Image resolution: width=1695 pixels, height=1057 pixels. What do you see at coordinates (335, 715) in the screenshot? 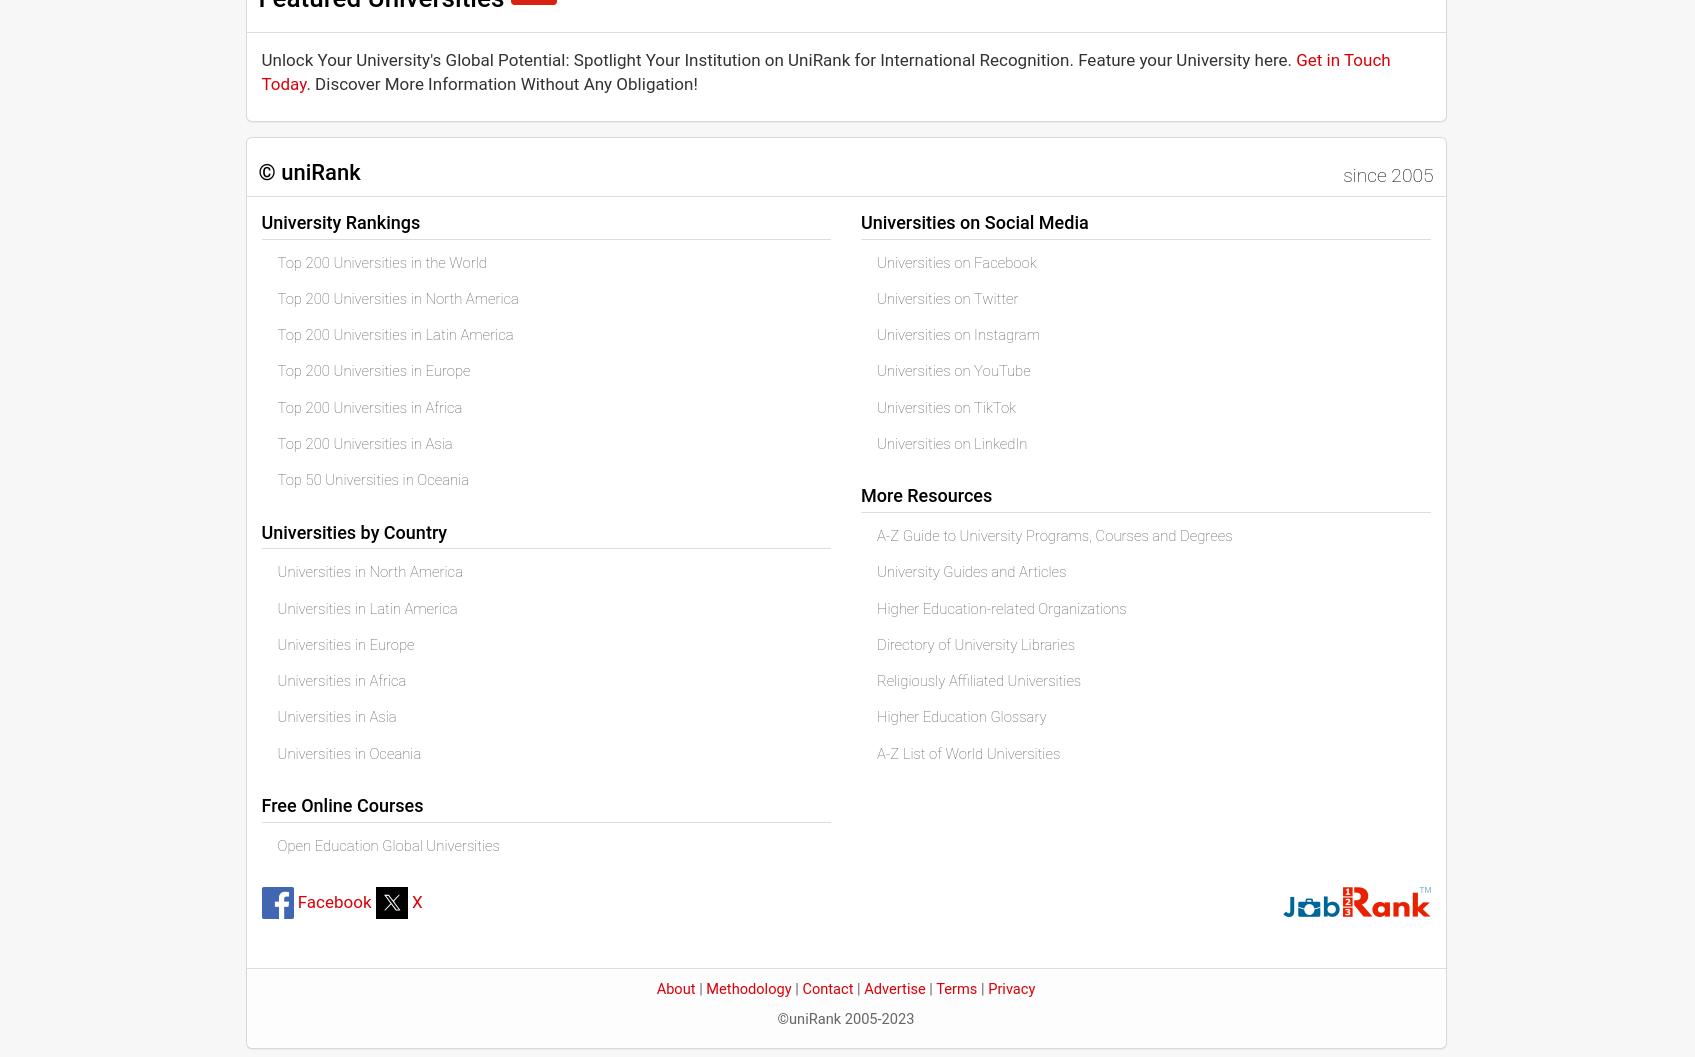
I see `'Universities in Asia'` at bounding box center [335, 715].